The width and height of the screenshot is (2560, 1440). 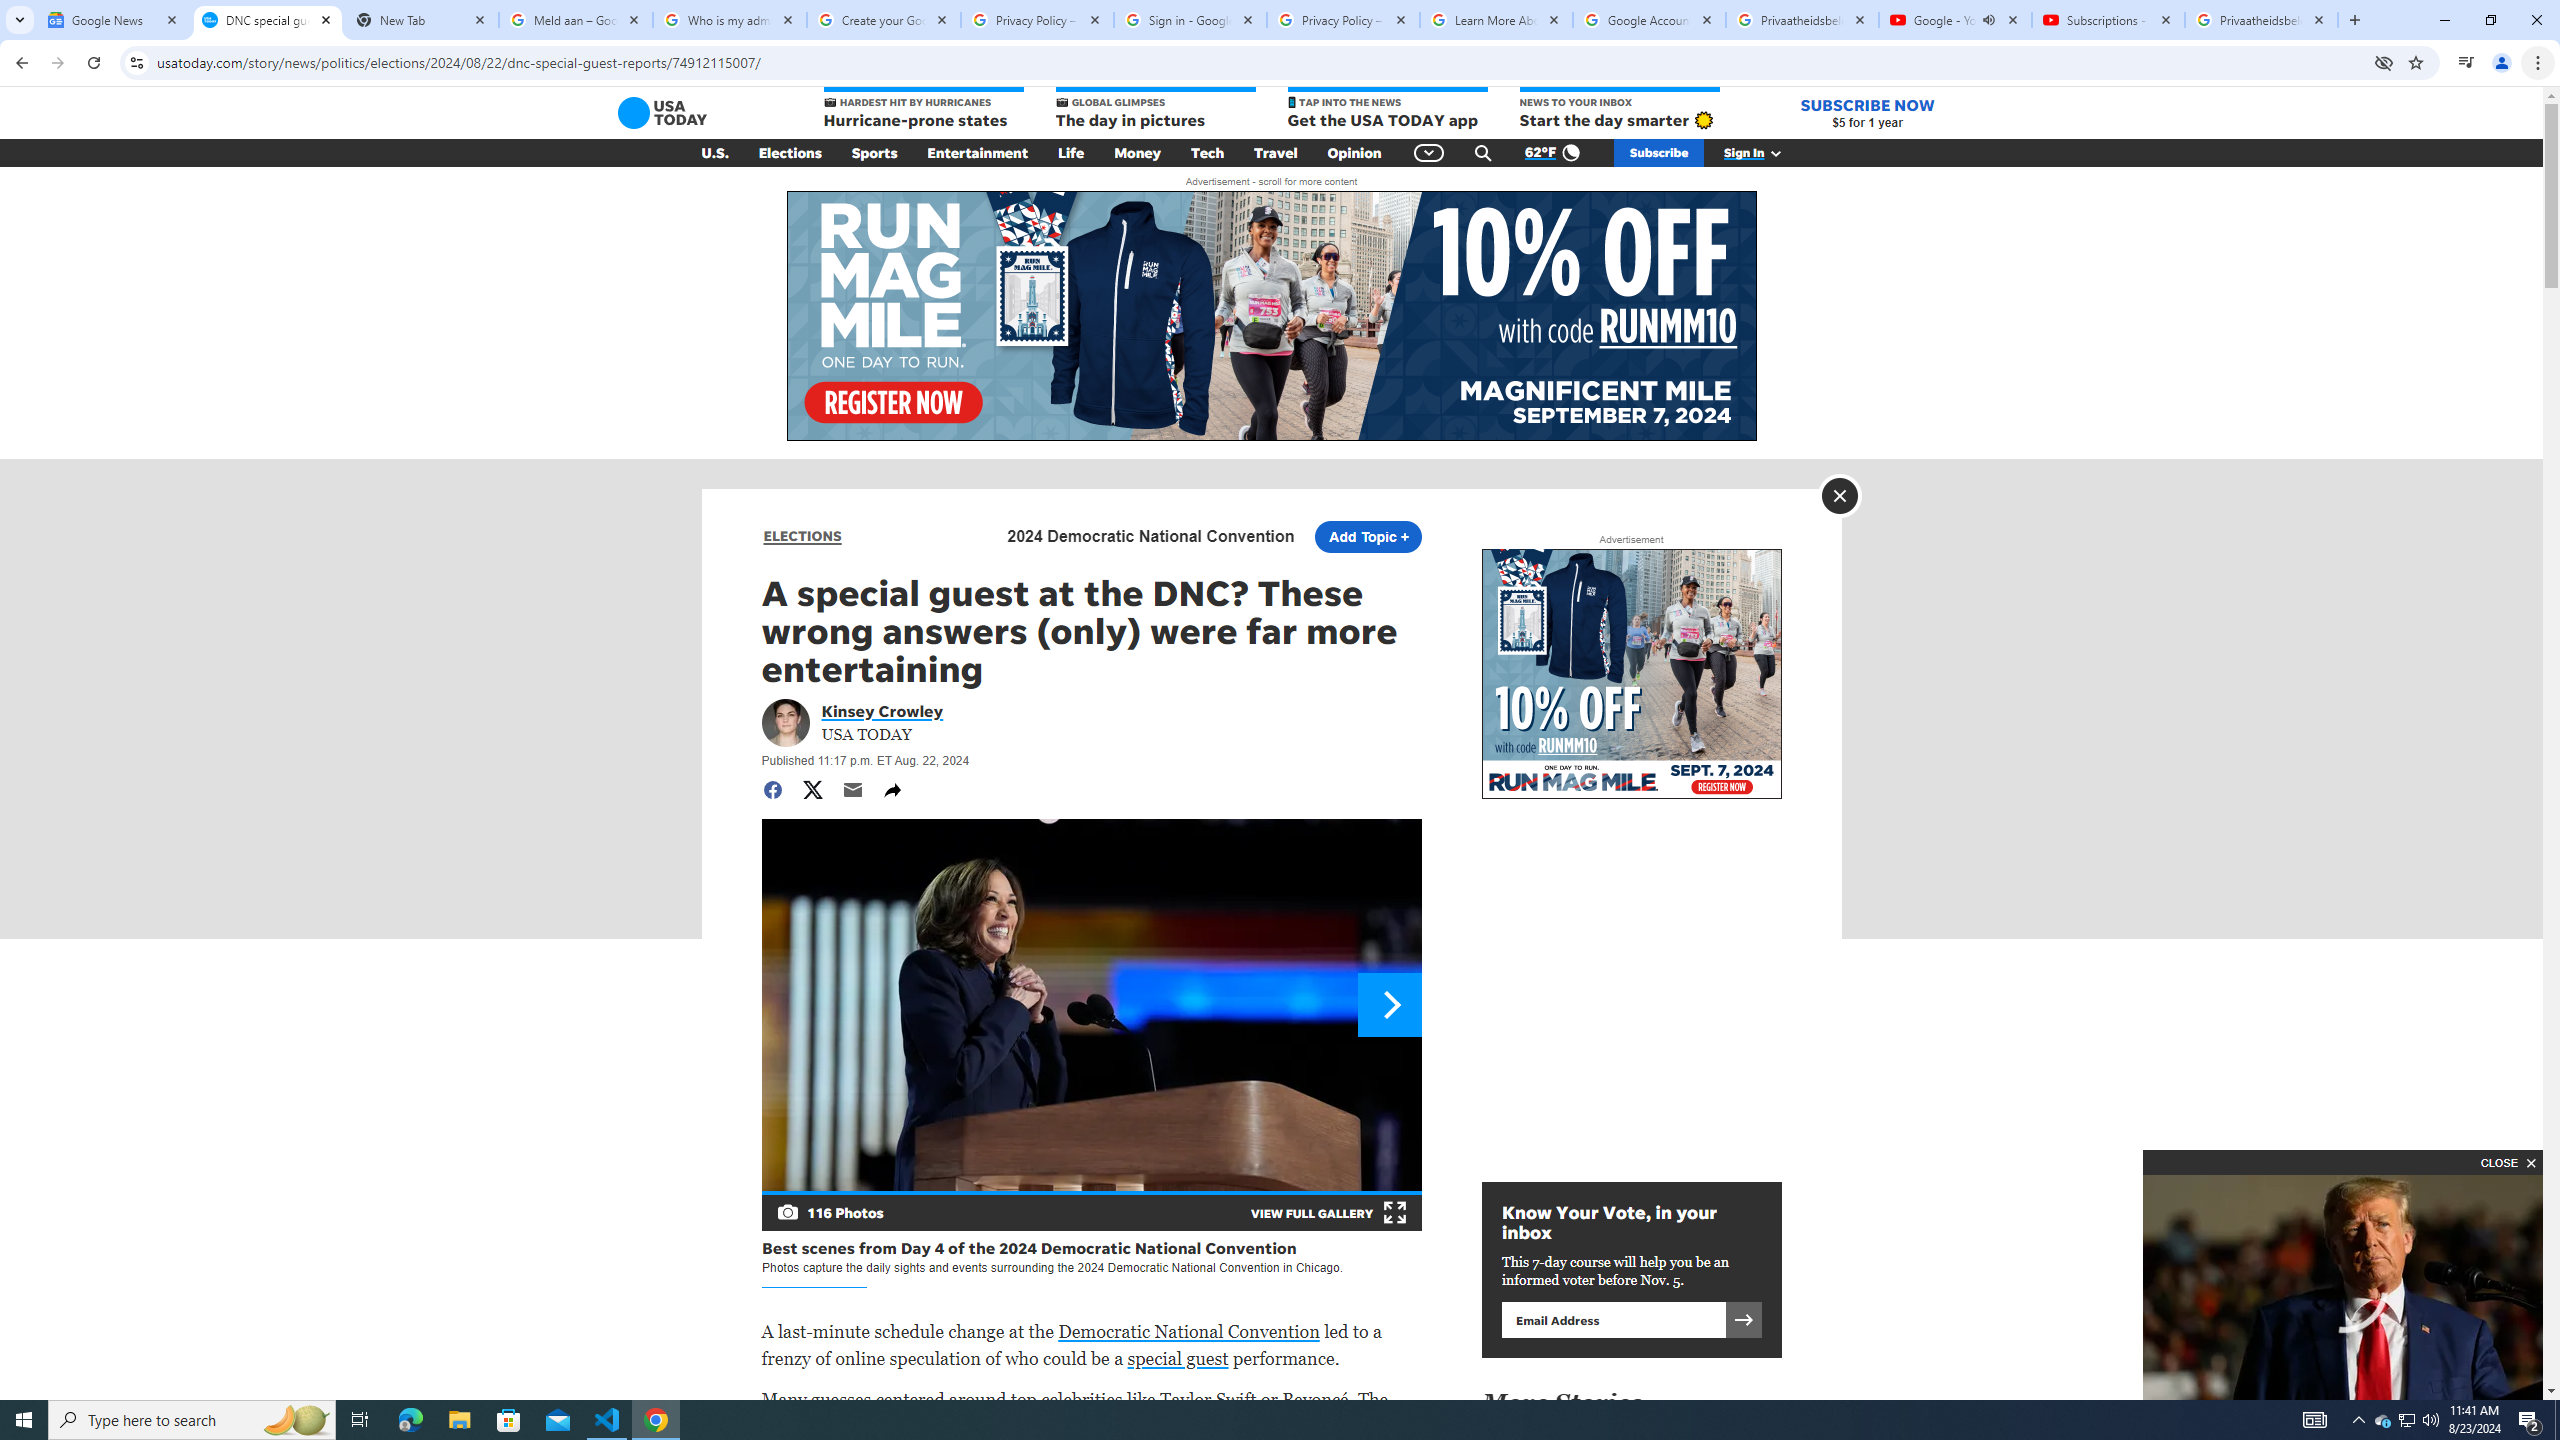 What do you see at coordinates (2443, 19) in the screenshot?
I see `'Minimize'` at bounding box center [2443, 19].